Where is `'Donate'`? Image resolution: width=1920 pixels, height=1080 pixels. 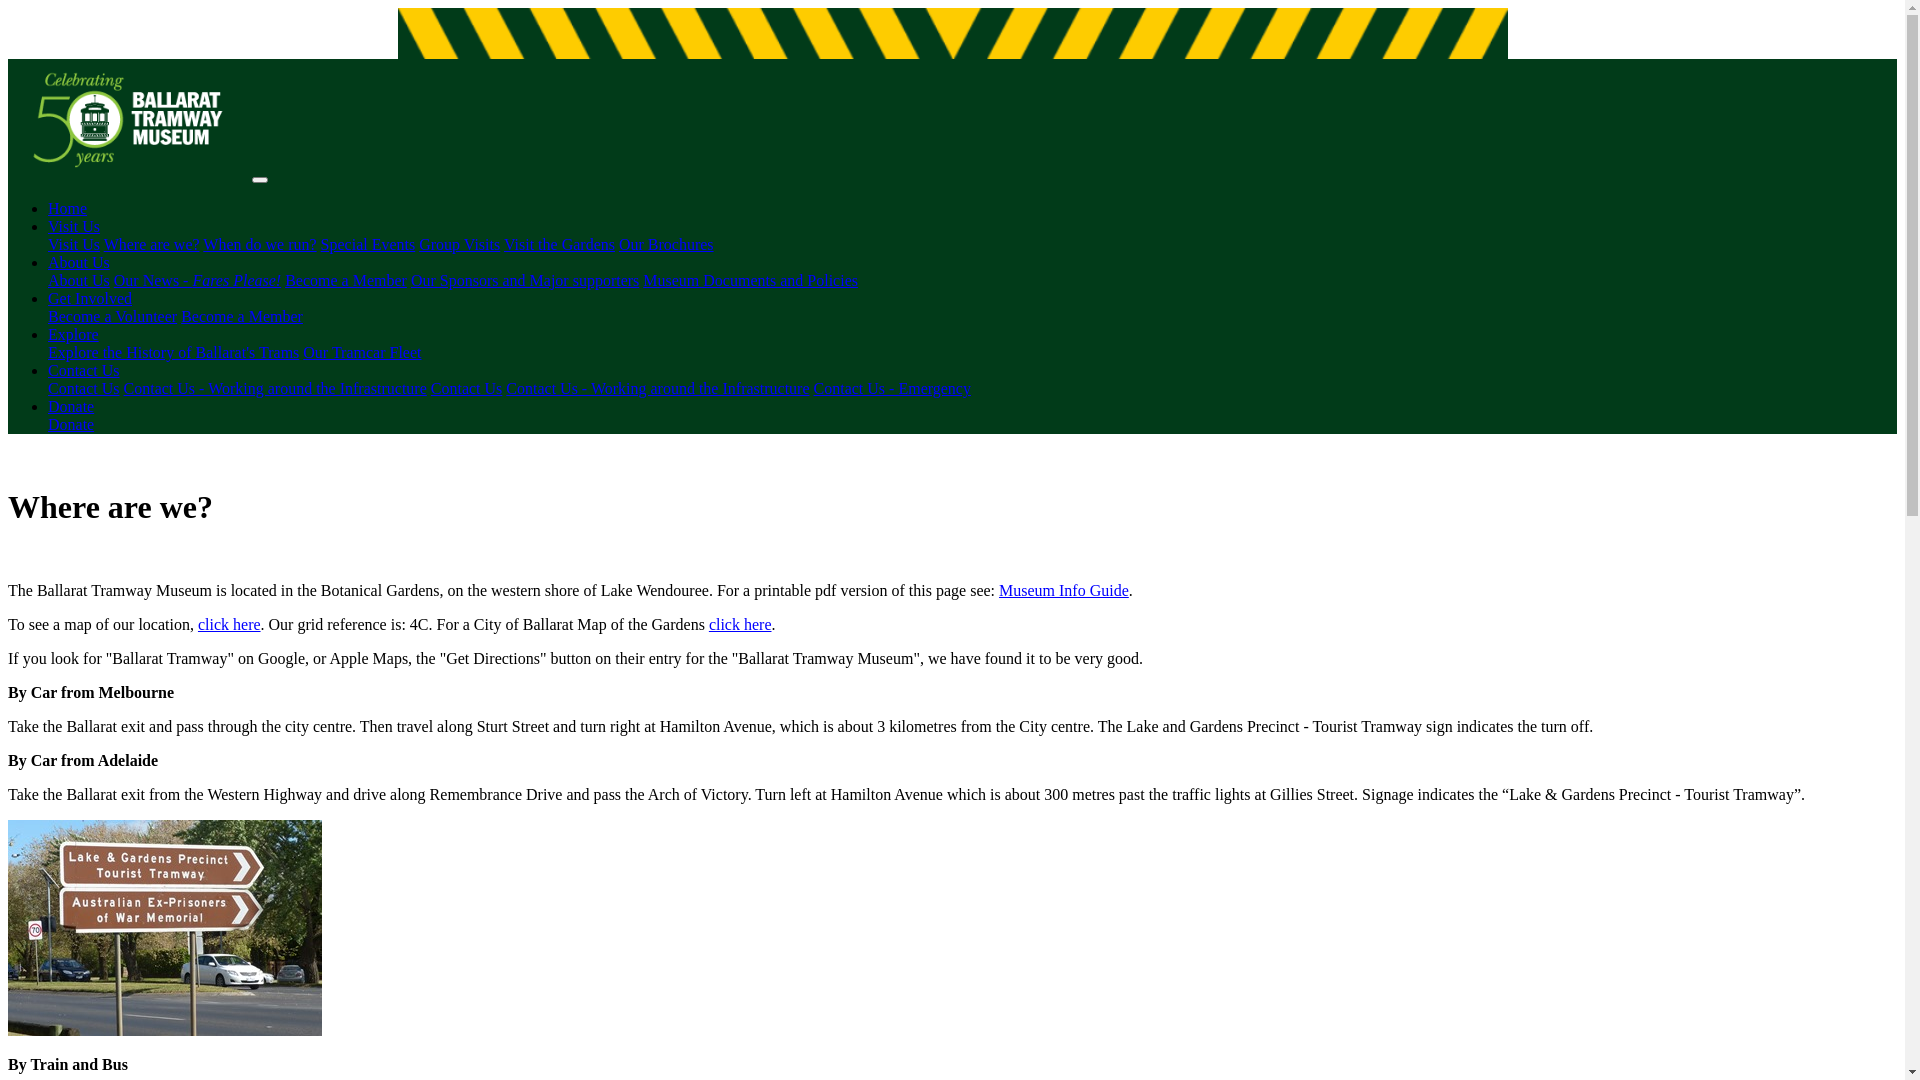 'Donate' is located at coordinates (71, 405).